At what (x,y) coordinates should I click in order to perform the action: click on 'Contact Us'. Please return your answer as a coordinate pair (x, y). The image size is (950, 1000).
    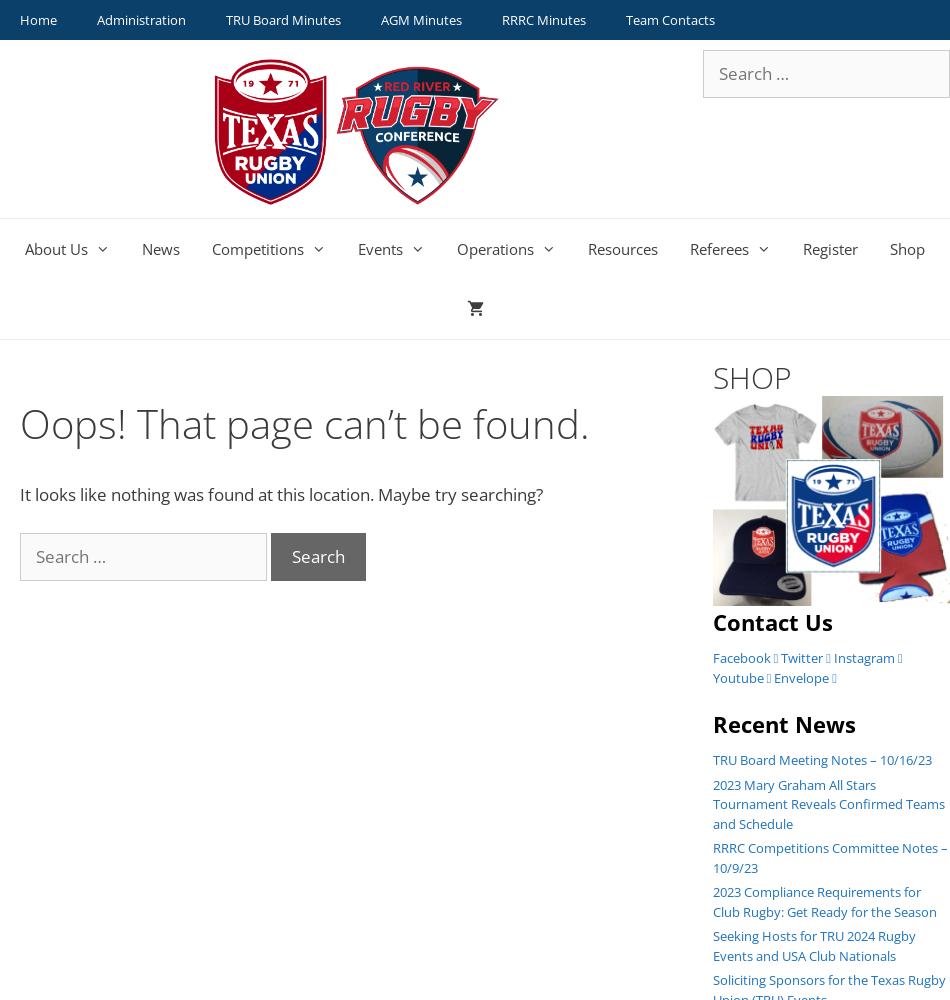
    Looking at the image, I should click on (770, 621).